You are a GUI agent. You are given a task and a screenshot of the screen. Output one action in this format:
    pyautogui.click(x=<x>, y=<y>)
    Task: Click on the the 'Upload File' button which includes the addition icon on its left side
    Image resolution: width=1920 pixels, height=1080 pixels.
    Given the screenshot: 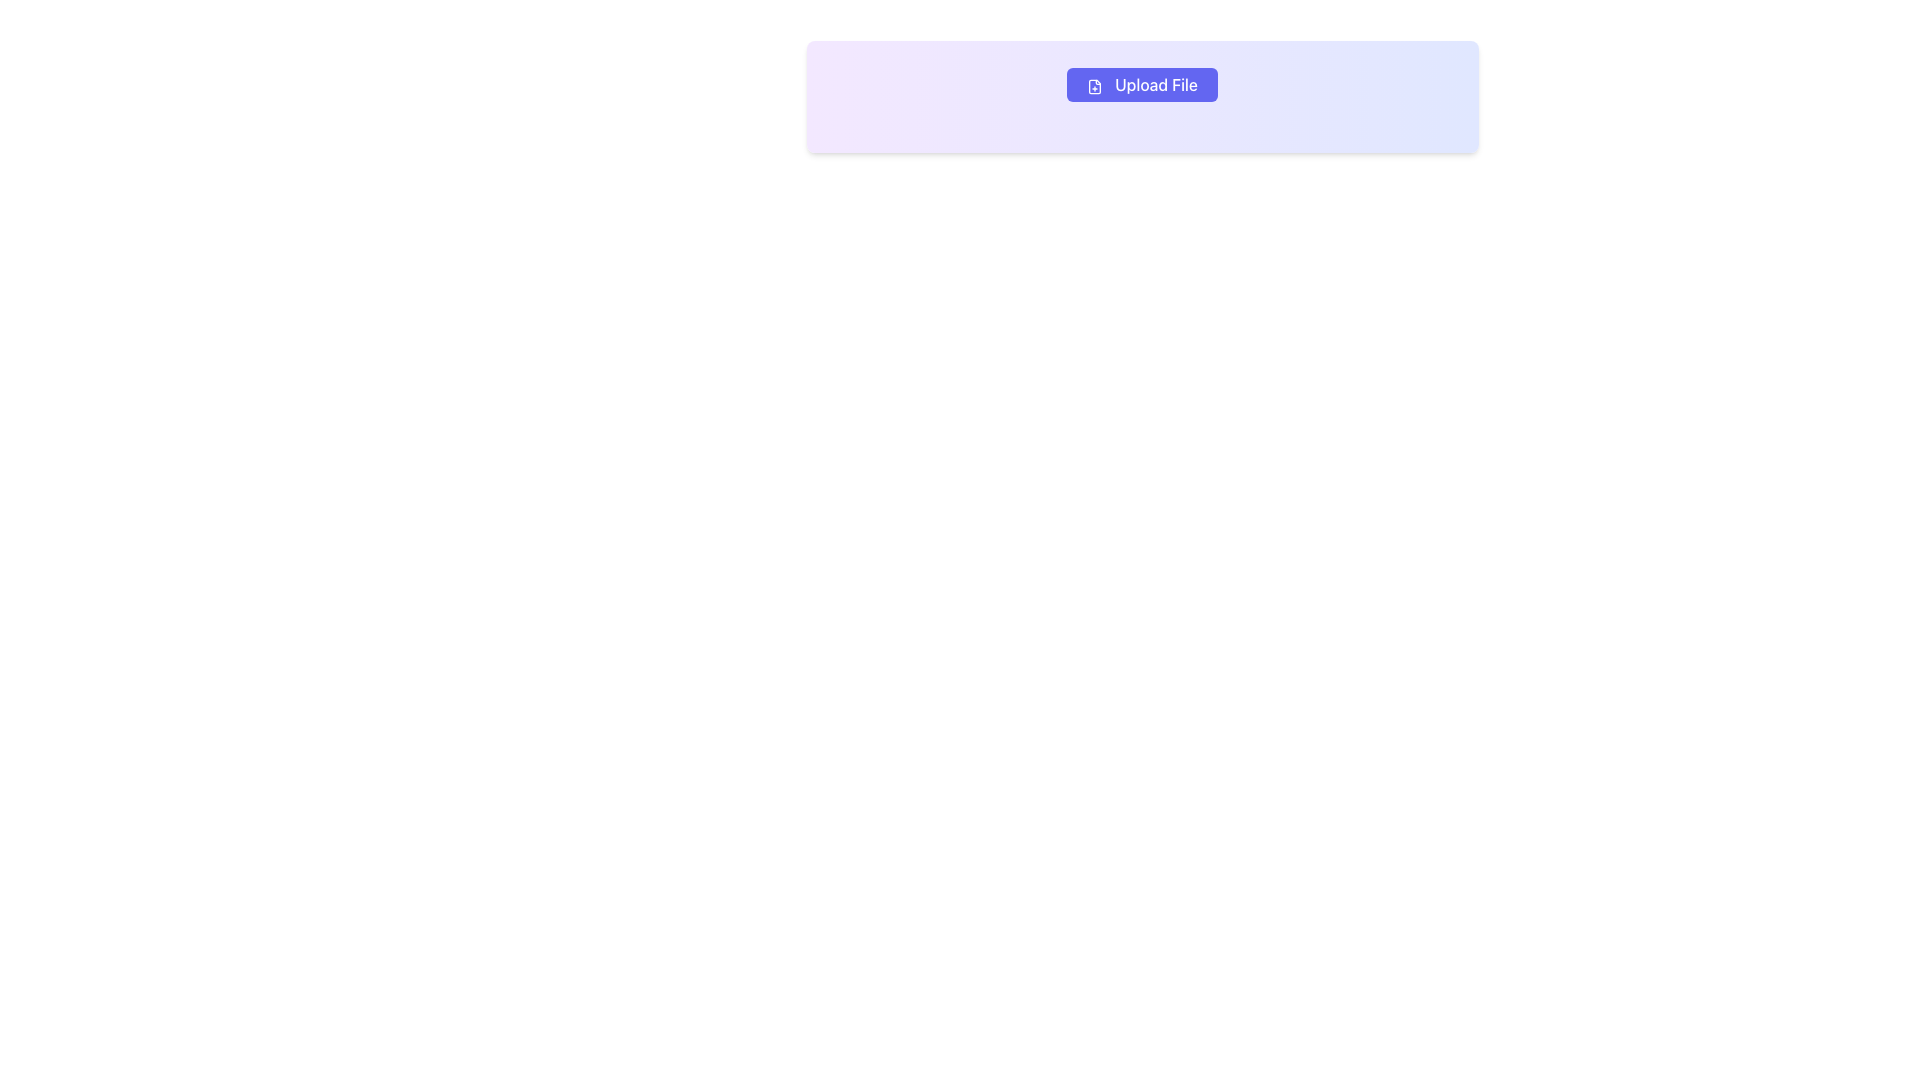 What is the action you would take?
    pyautogui.click(x=1094, y=85)
    